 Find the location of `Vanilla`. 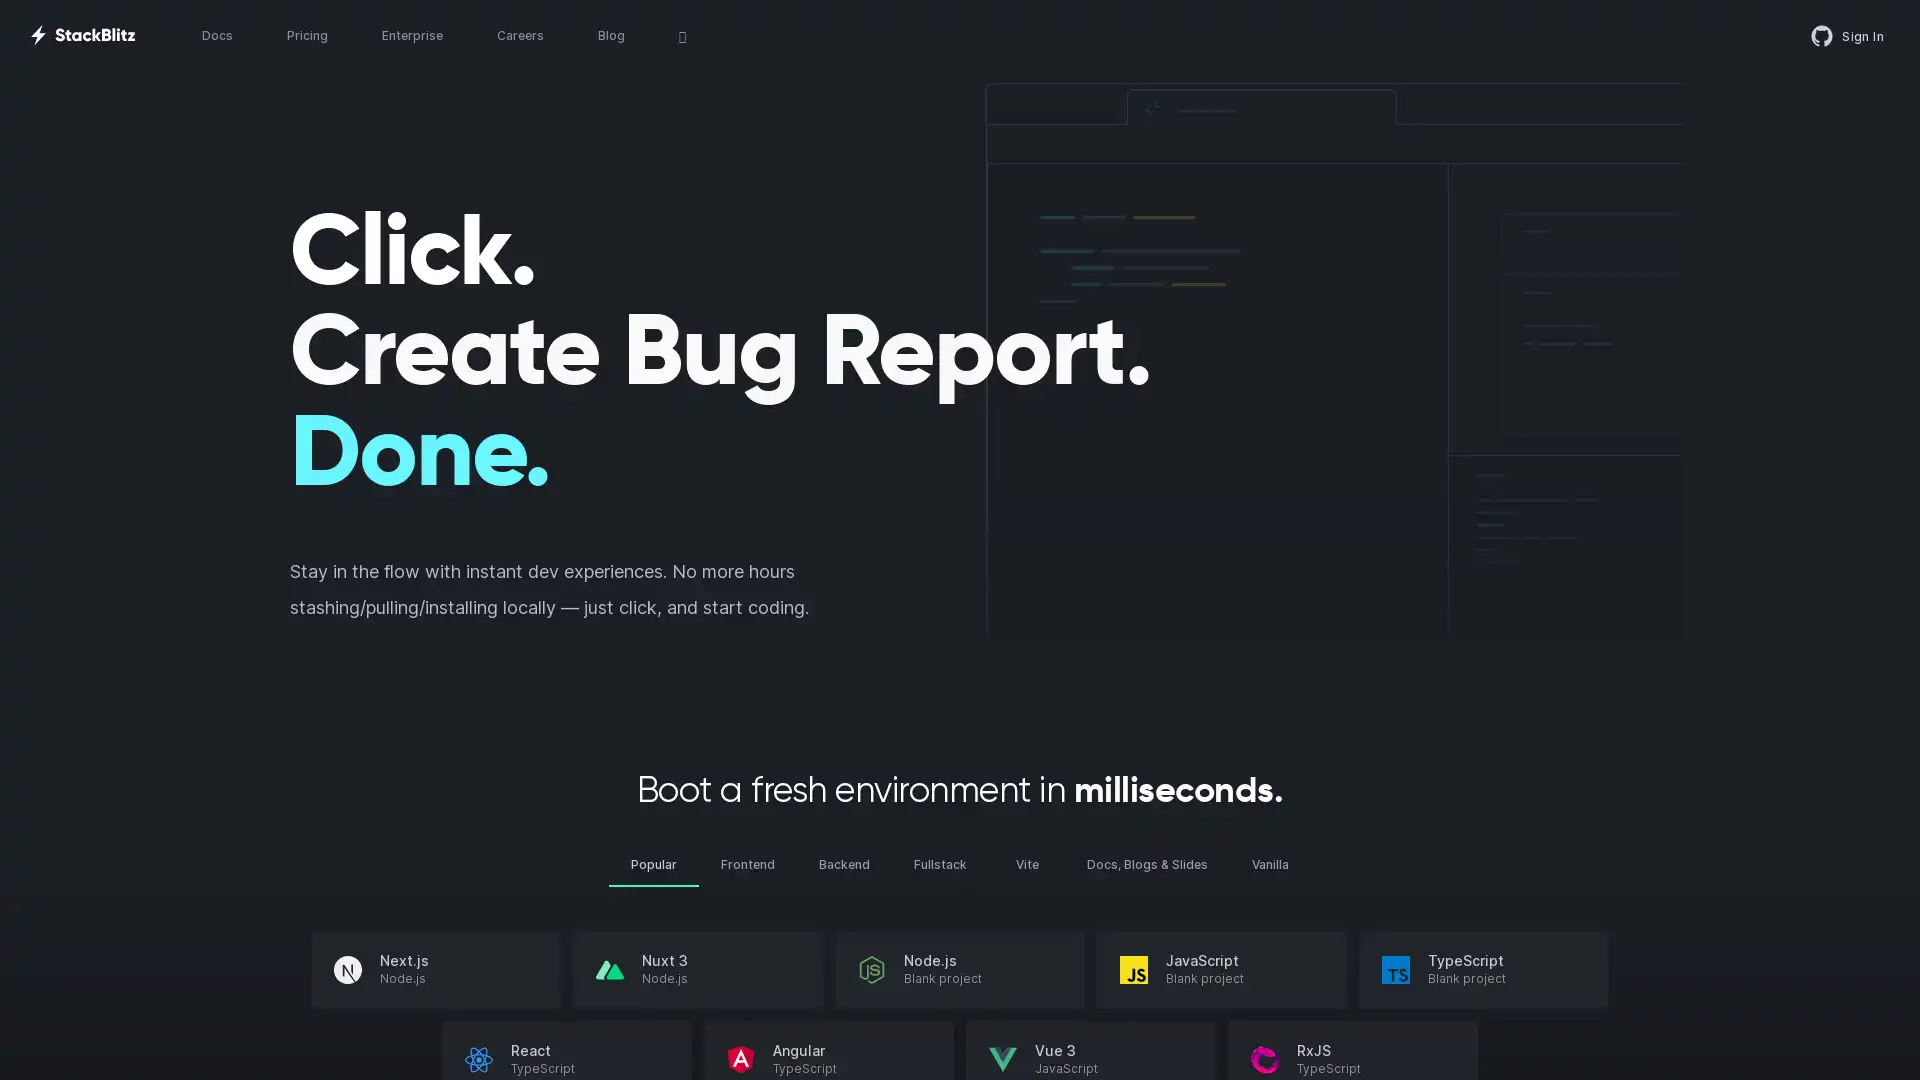

Vanilla is located at coordinates (1269, 863).